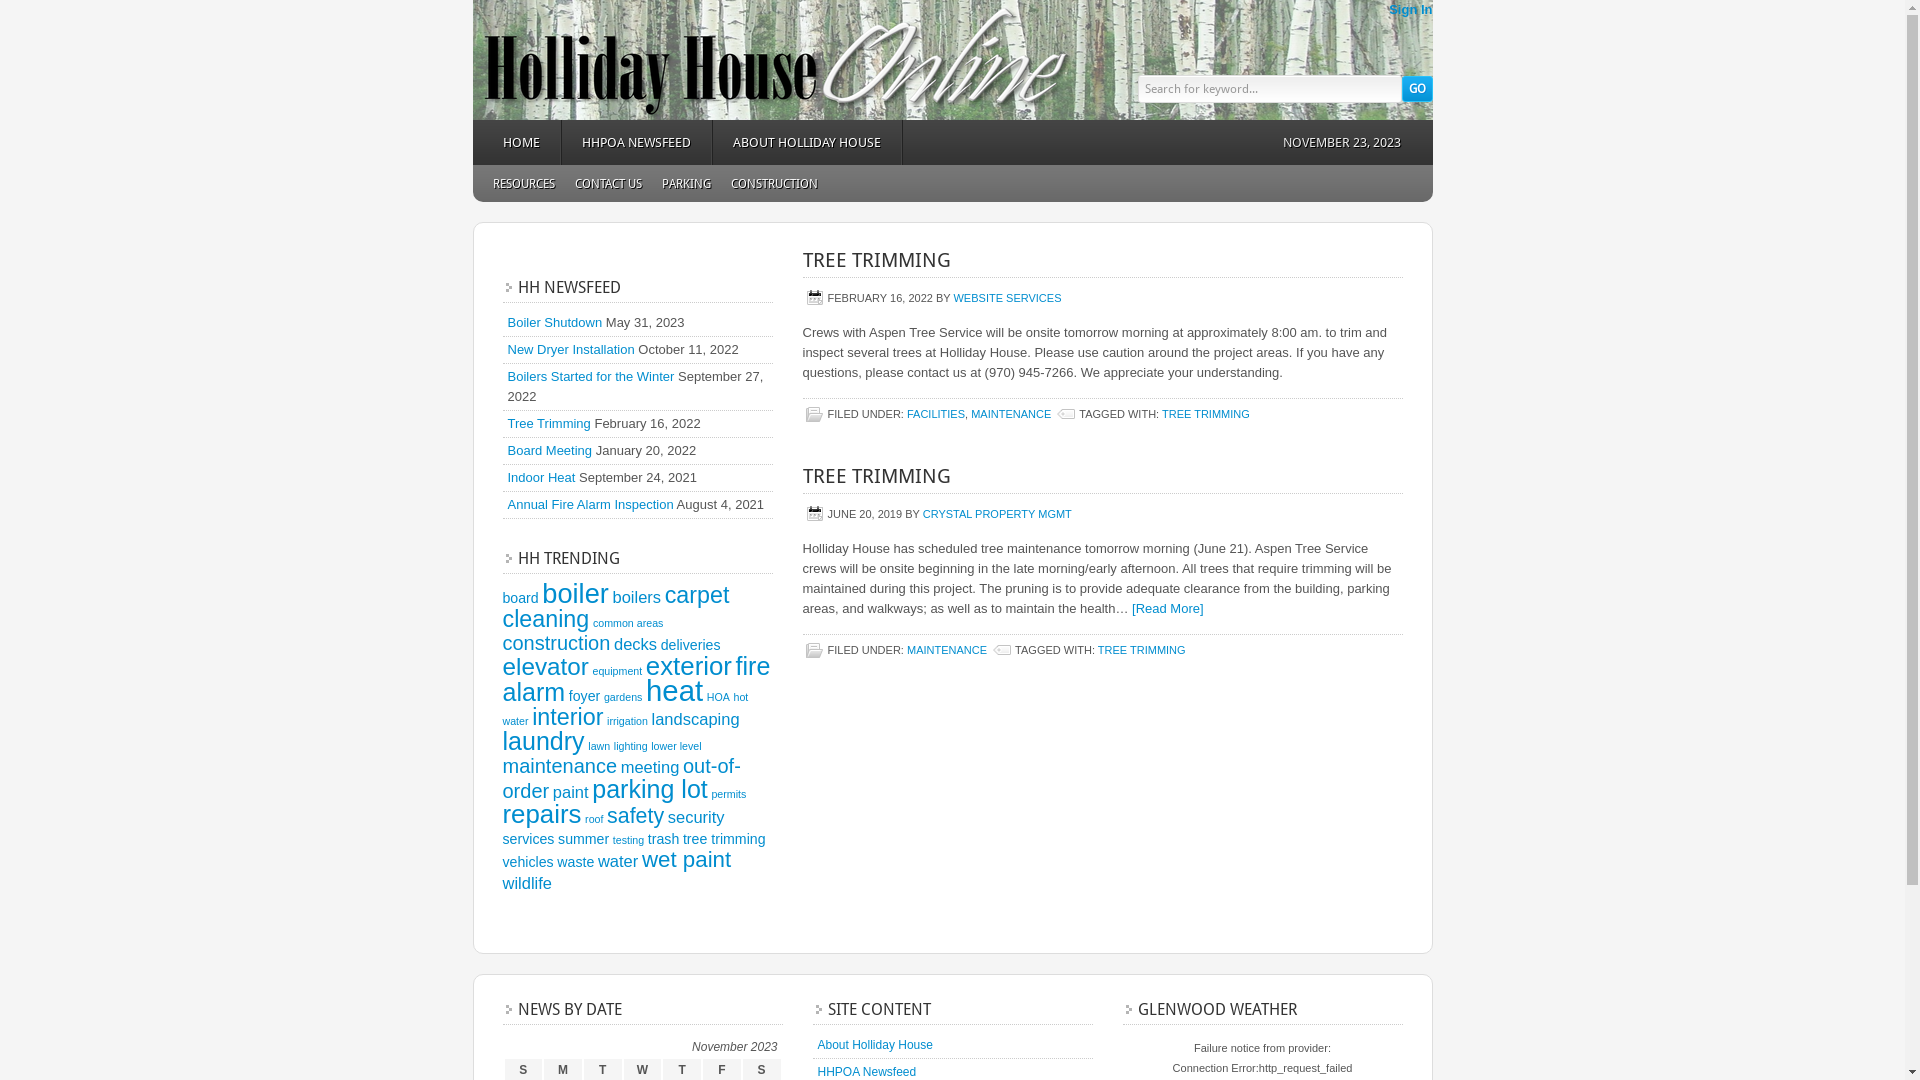  Describe the element at coordinates (676, 745) in the screenshot. I see `'lower level'` at that location.